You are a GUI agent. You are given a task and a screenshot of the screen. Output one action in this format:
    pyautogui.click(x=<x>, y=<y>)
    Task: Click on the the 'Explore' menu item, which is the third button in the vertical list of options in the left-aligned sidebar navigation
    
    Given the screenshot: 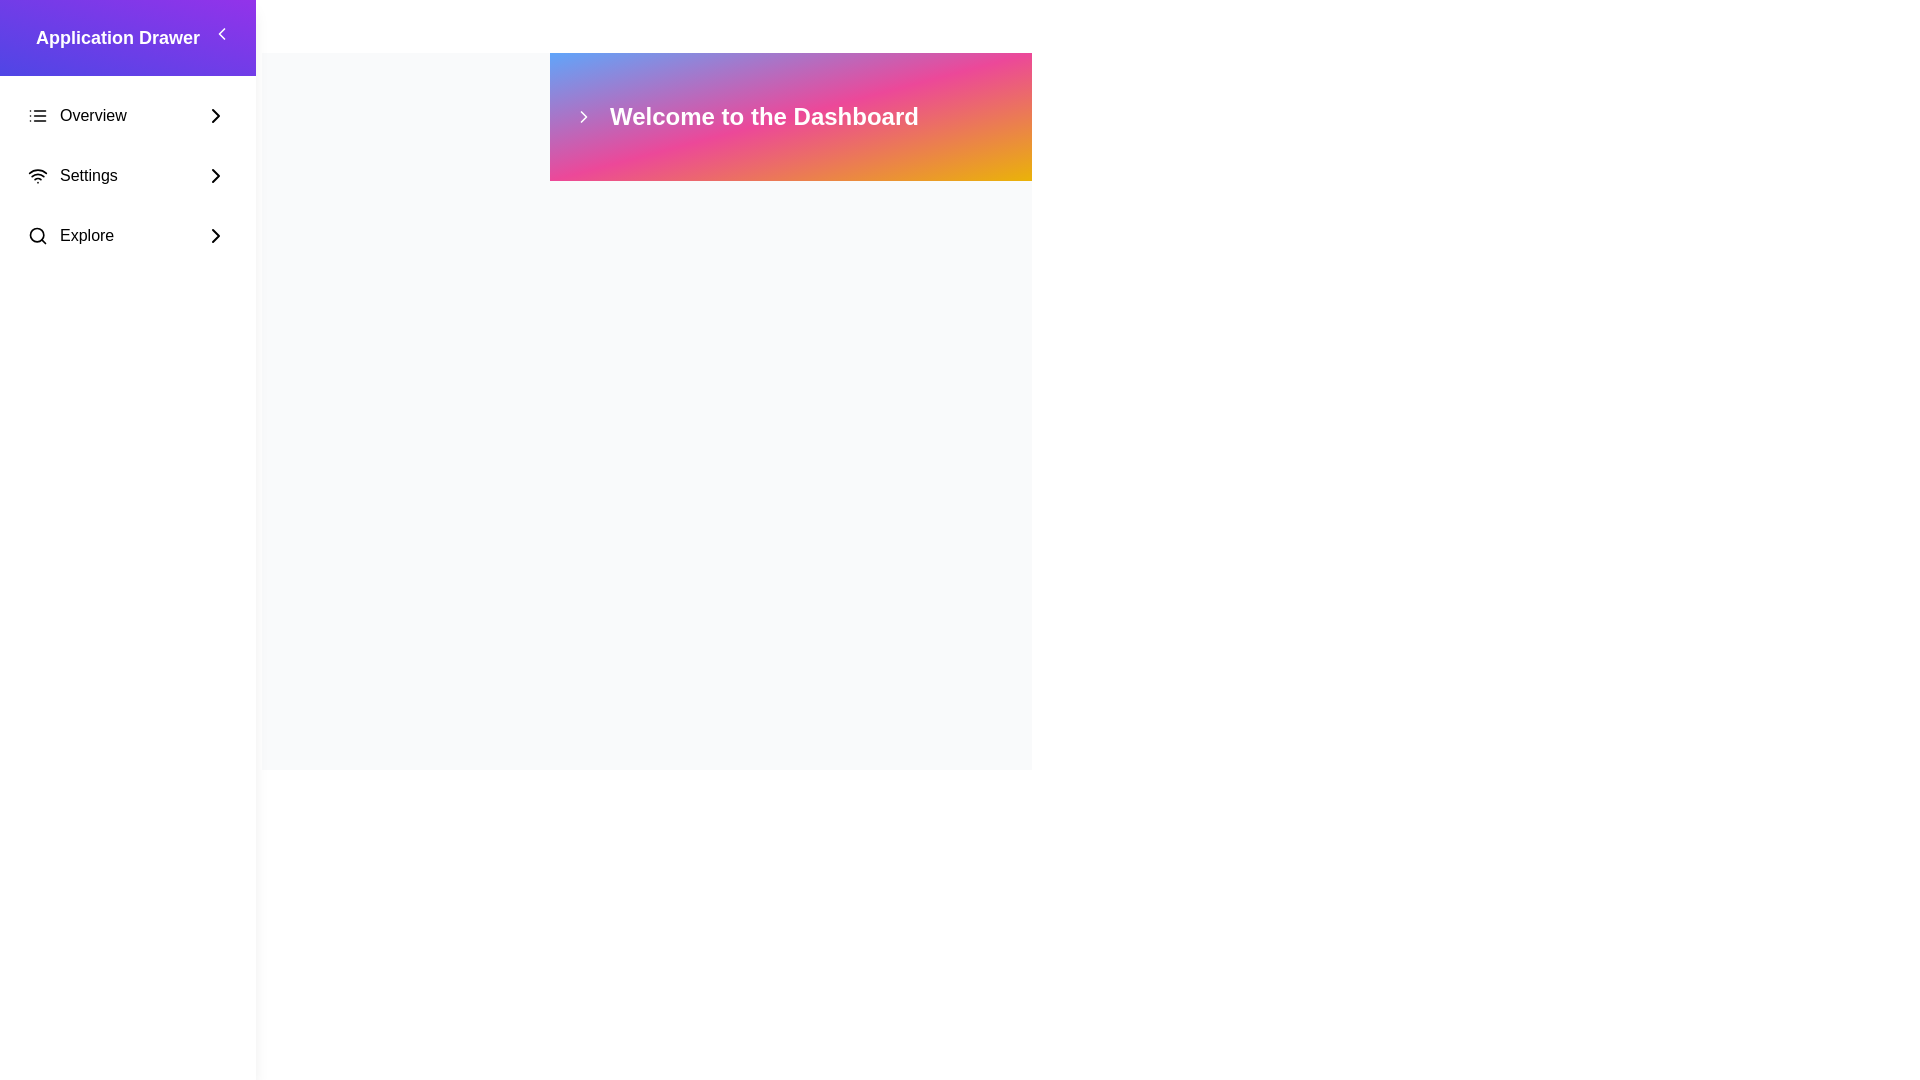 What is the action you would take?
    pyautogui.click(x=127, y=234)
    